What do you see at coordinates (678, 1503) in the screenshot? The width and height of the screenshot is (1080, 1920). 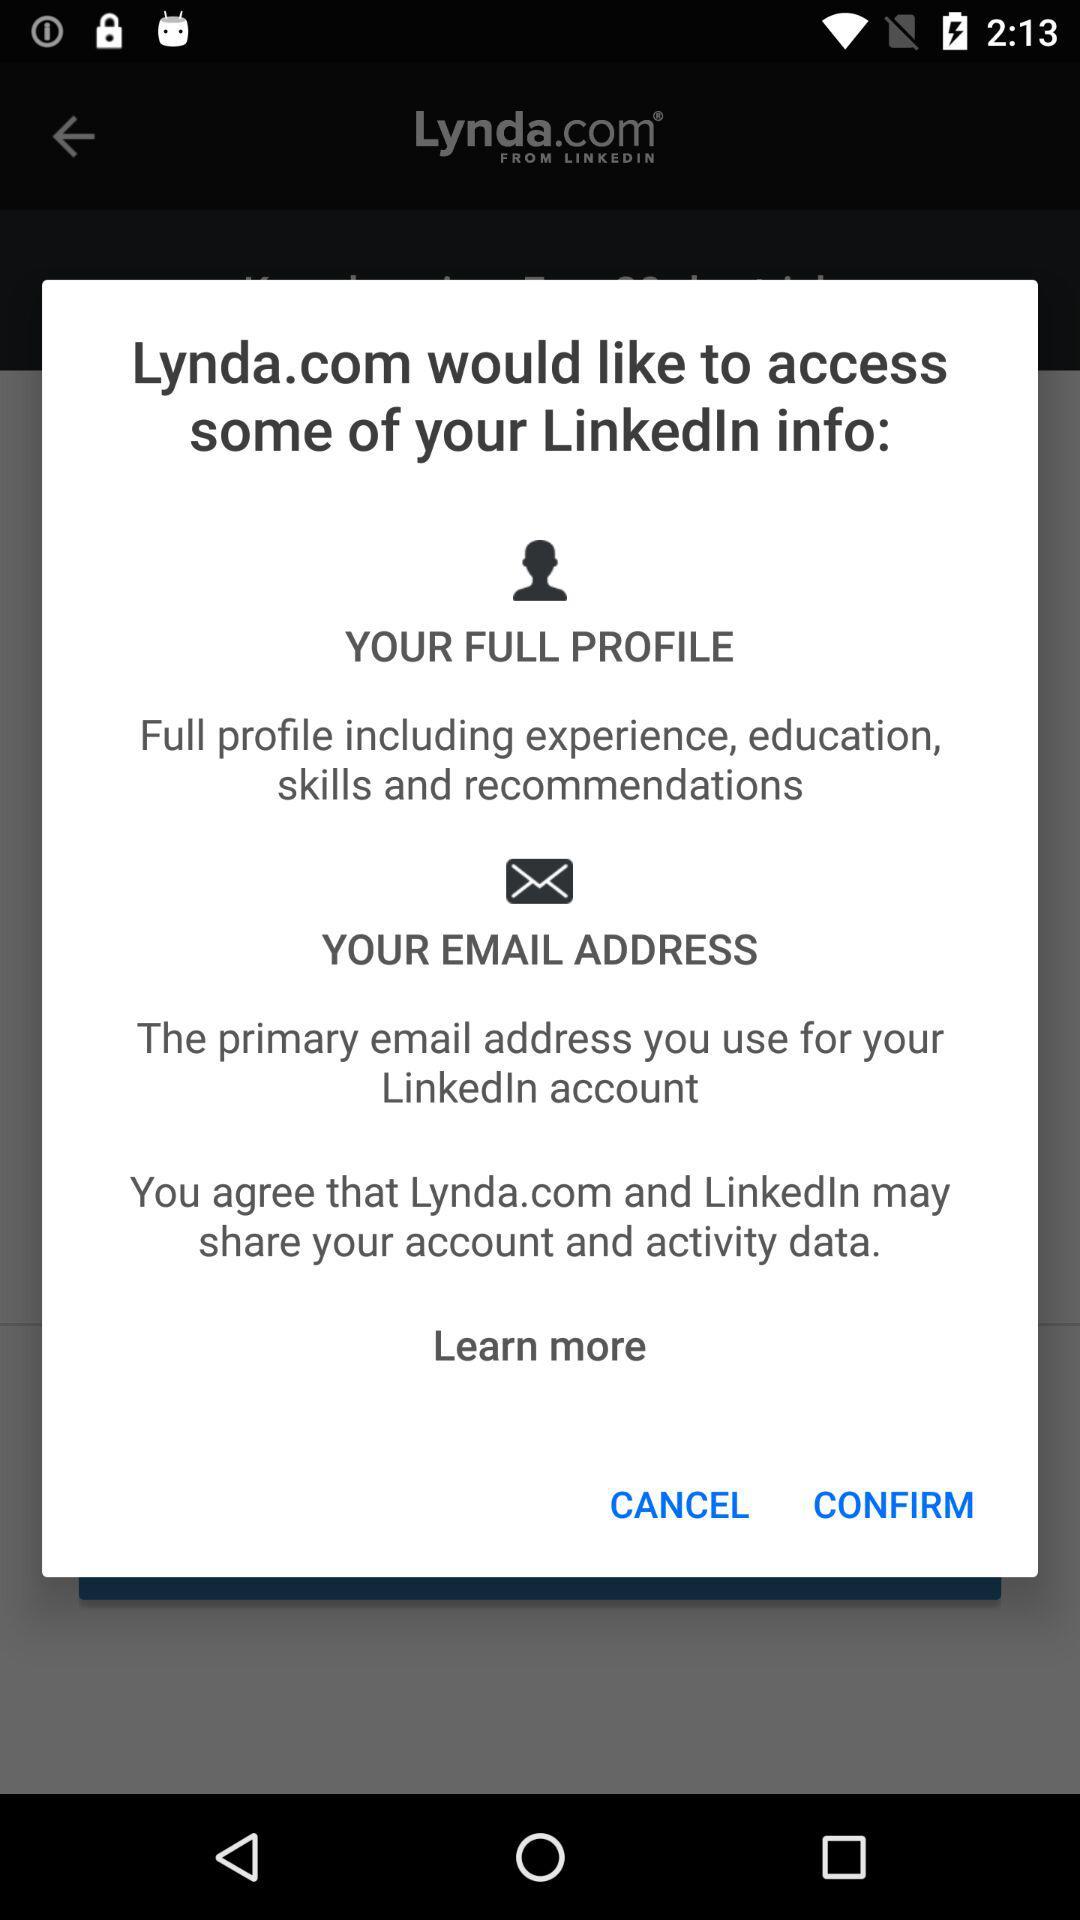 I see `the icon to the left of the confirm` at bounding box center [678, 1503].